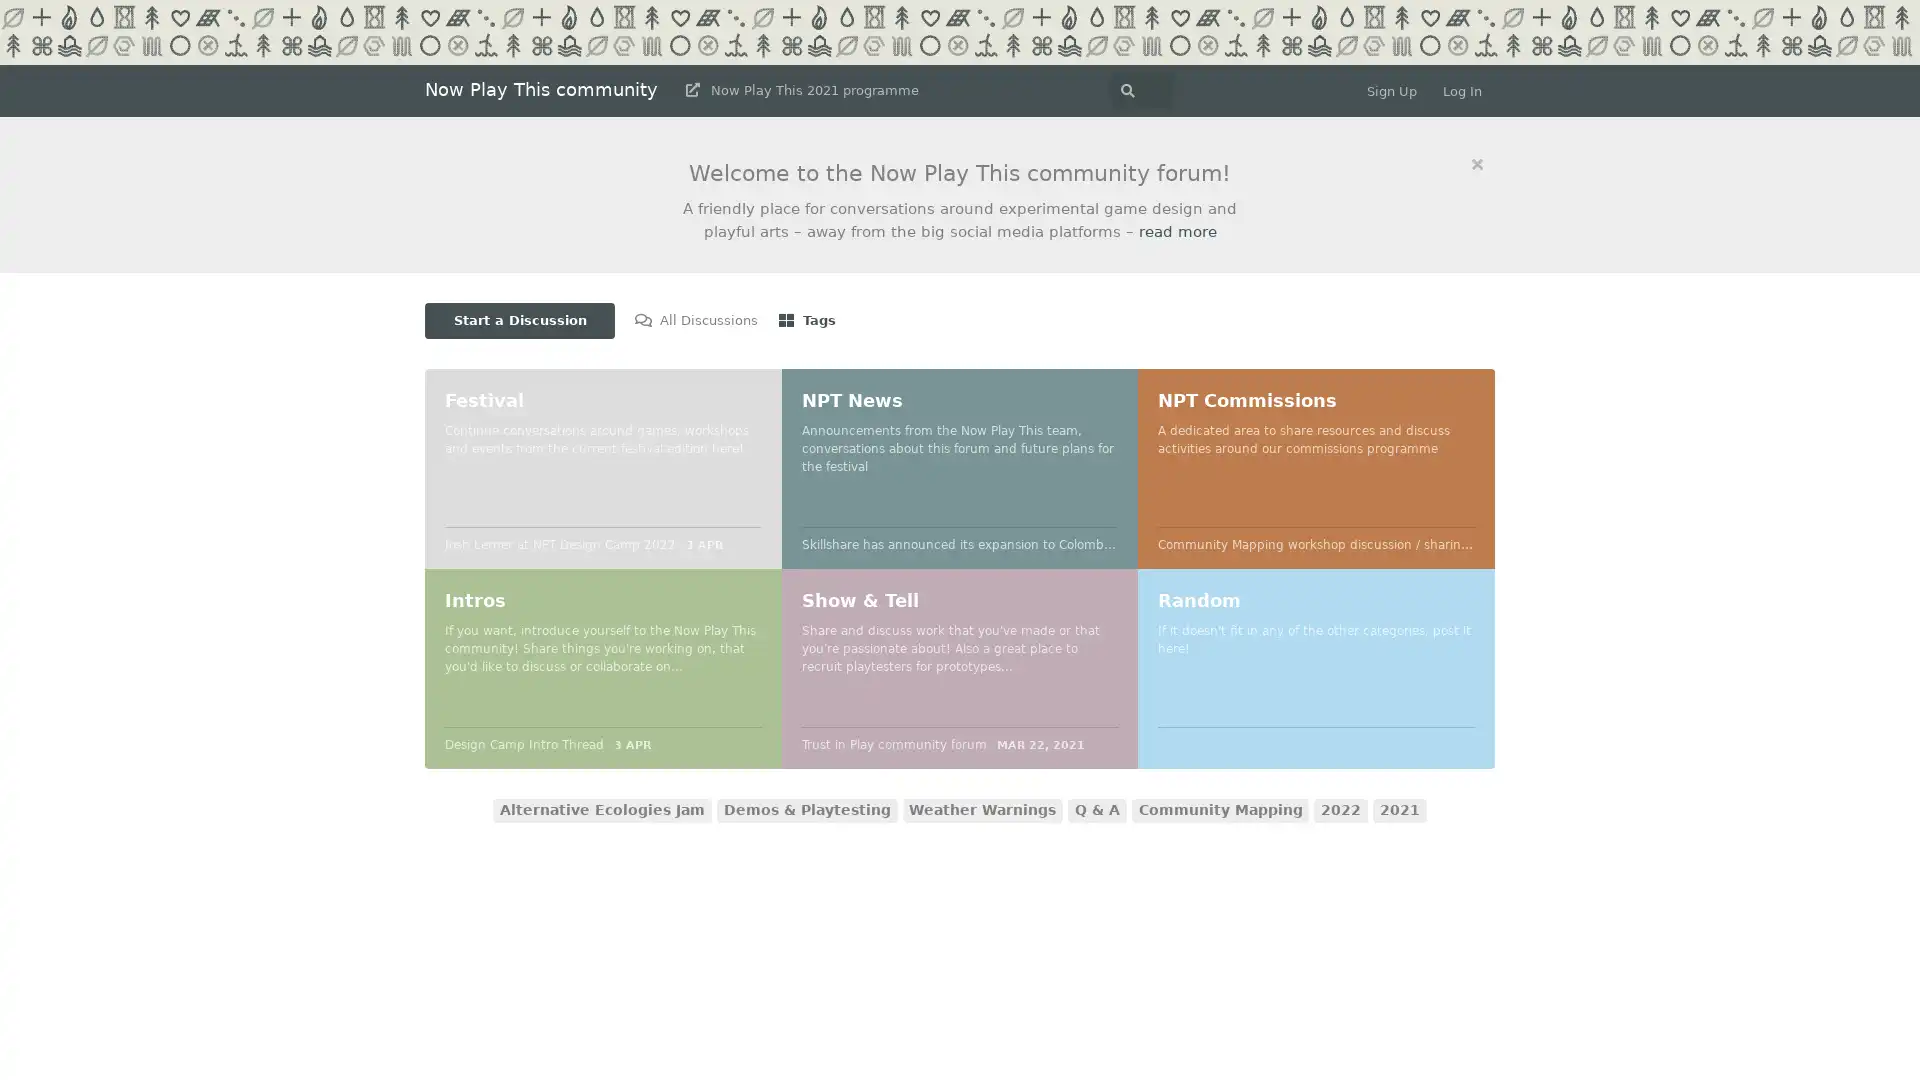 Image resolution: width=1920 pixels, height=1080 pixels. What do you see at coordinates (1462, 91) in the screenshot?
I see `Log In` at bounding box center [1462, 91].